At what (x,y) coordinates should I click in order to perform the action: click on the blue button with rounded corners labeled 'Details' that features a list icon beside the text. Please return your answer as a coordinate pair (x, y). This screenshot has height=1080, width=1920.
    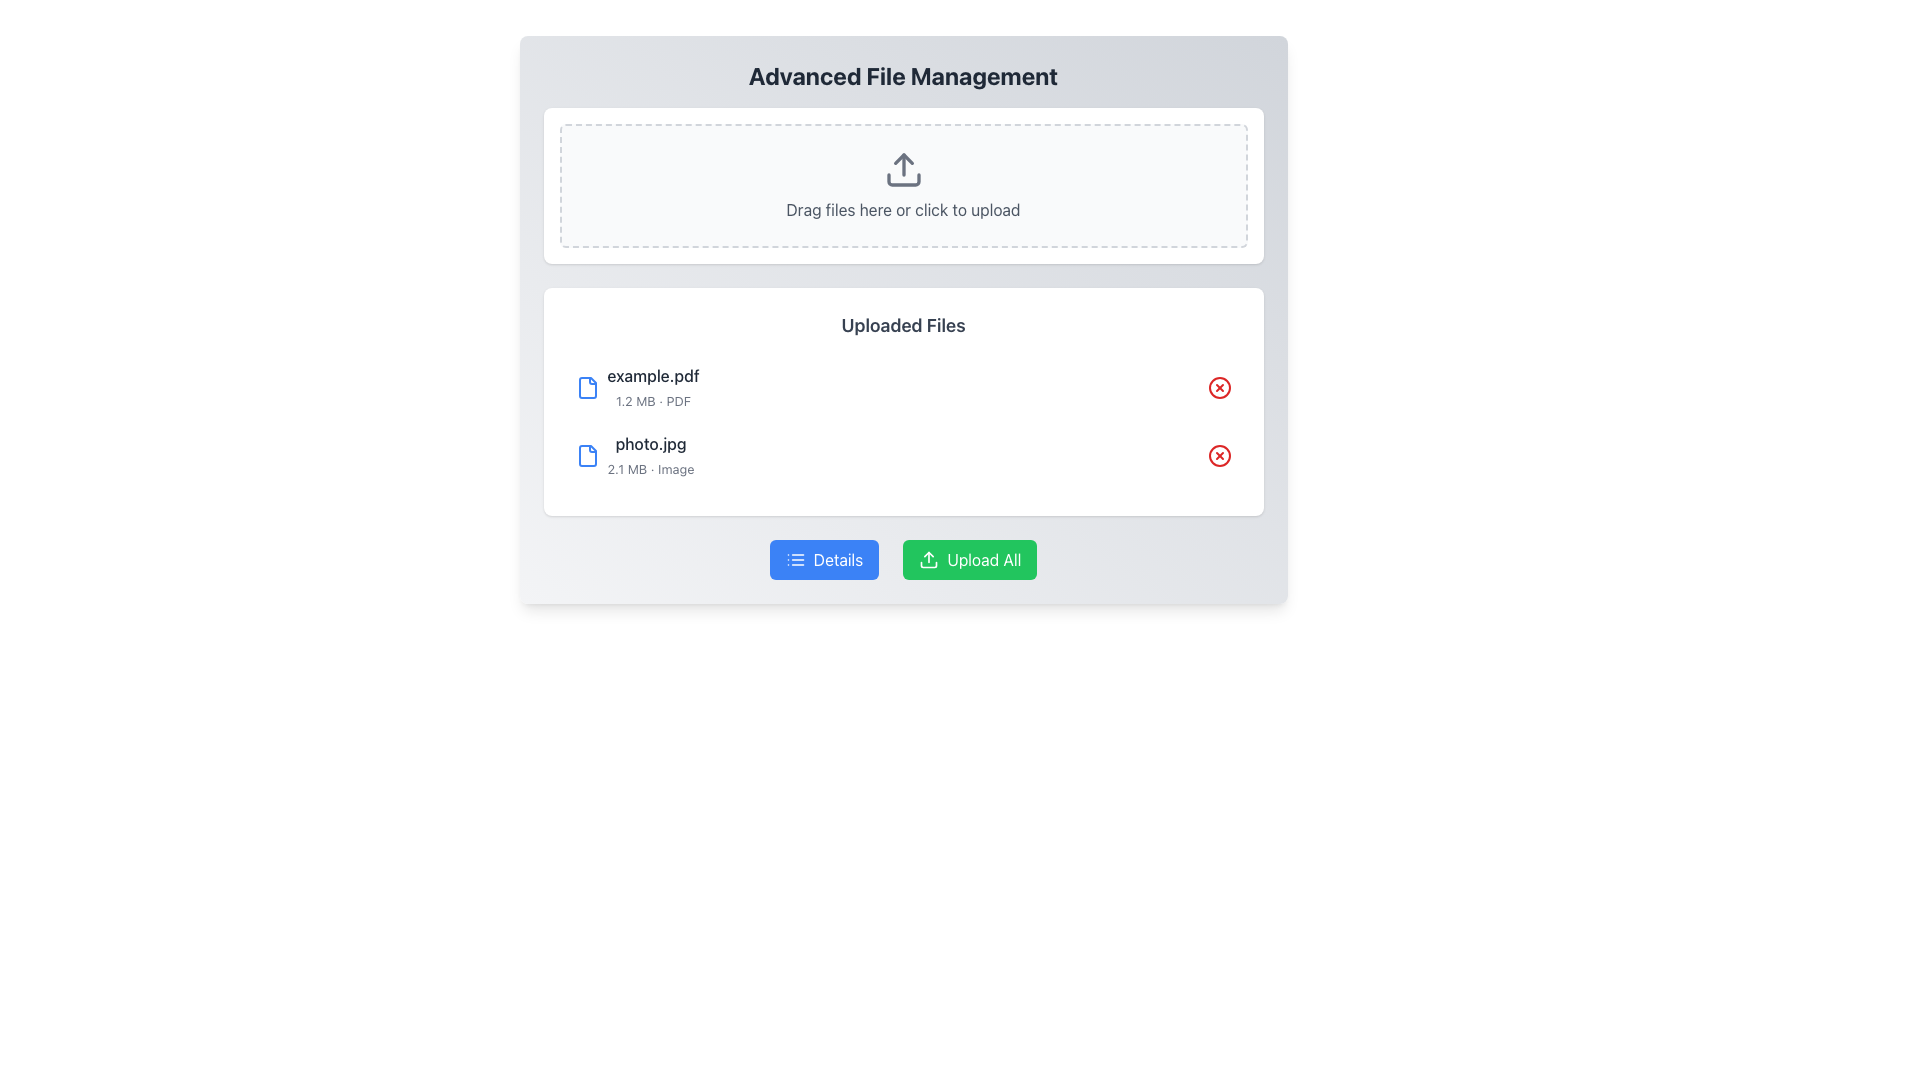
    Looking at the image, I should click on (824, 559).